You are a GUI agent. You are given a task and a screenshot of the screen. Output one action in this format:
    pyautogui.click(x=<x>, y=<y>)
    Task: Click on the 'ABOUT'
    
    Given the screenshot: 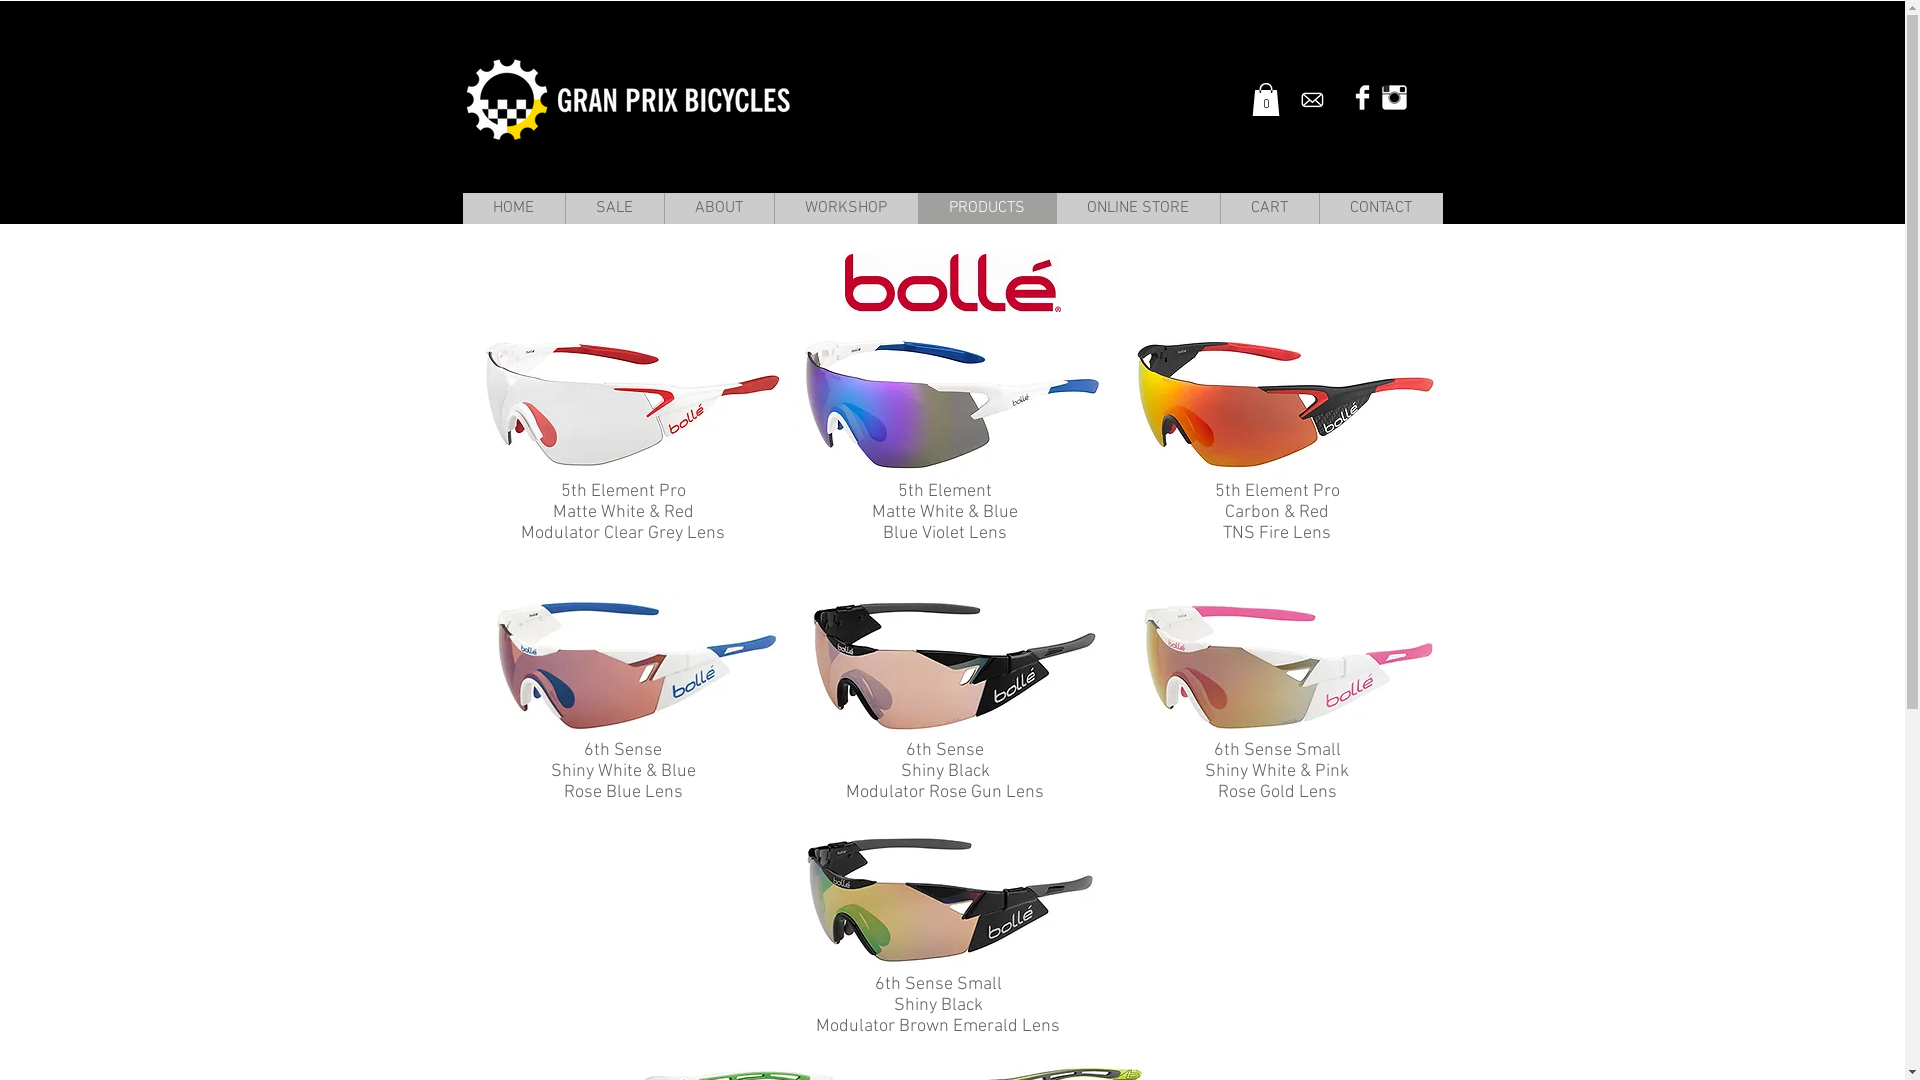 What is the action you would take?
    pyautogui.click(x=719, y=208)
    